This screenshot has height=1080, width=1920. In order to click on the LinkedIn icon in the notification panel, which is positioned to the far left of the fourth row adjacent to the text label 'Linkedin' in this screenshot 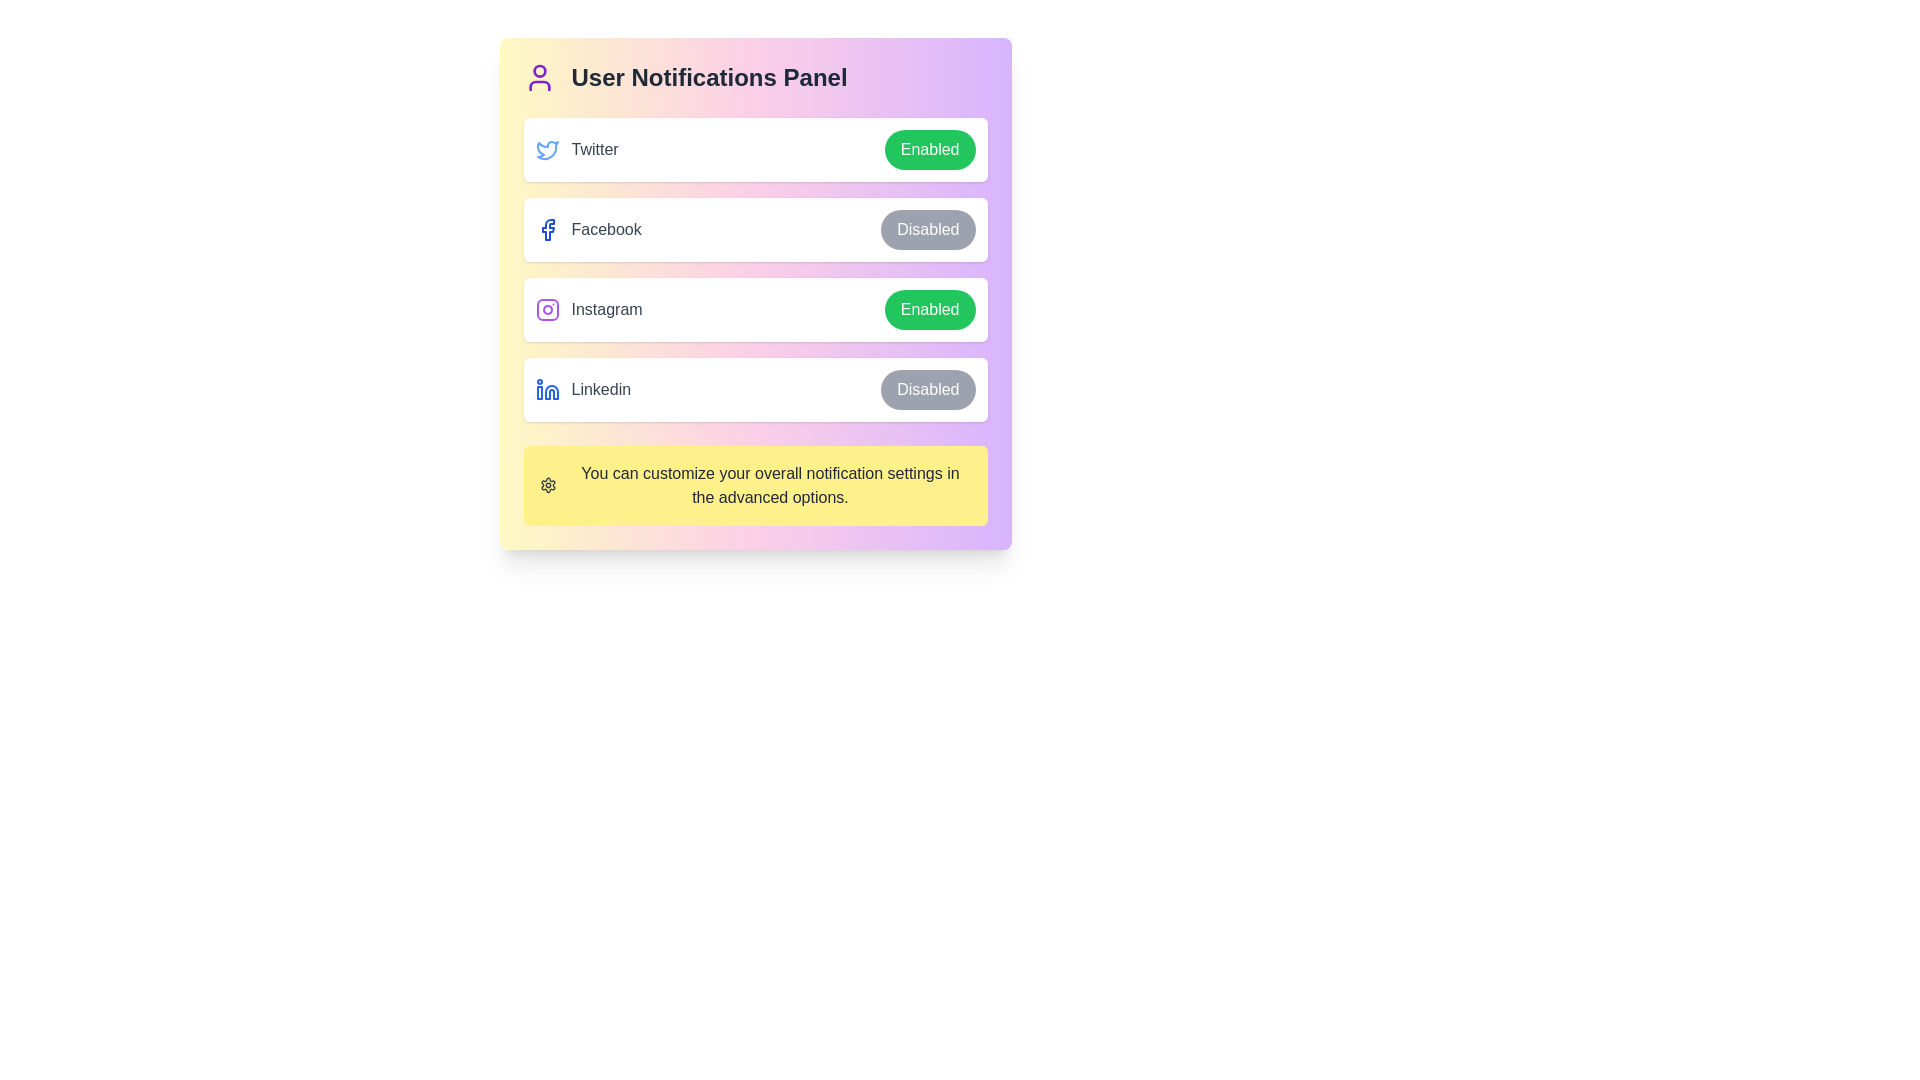, I will do `click(547, 389)`.